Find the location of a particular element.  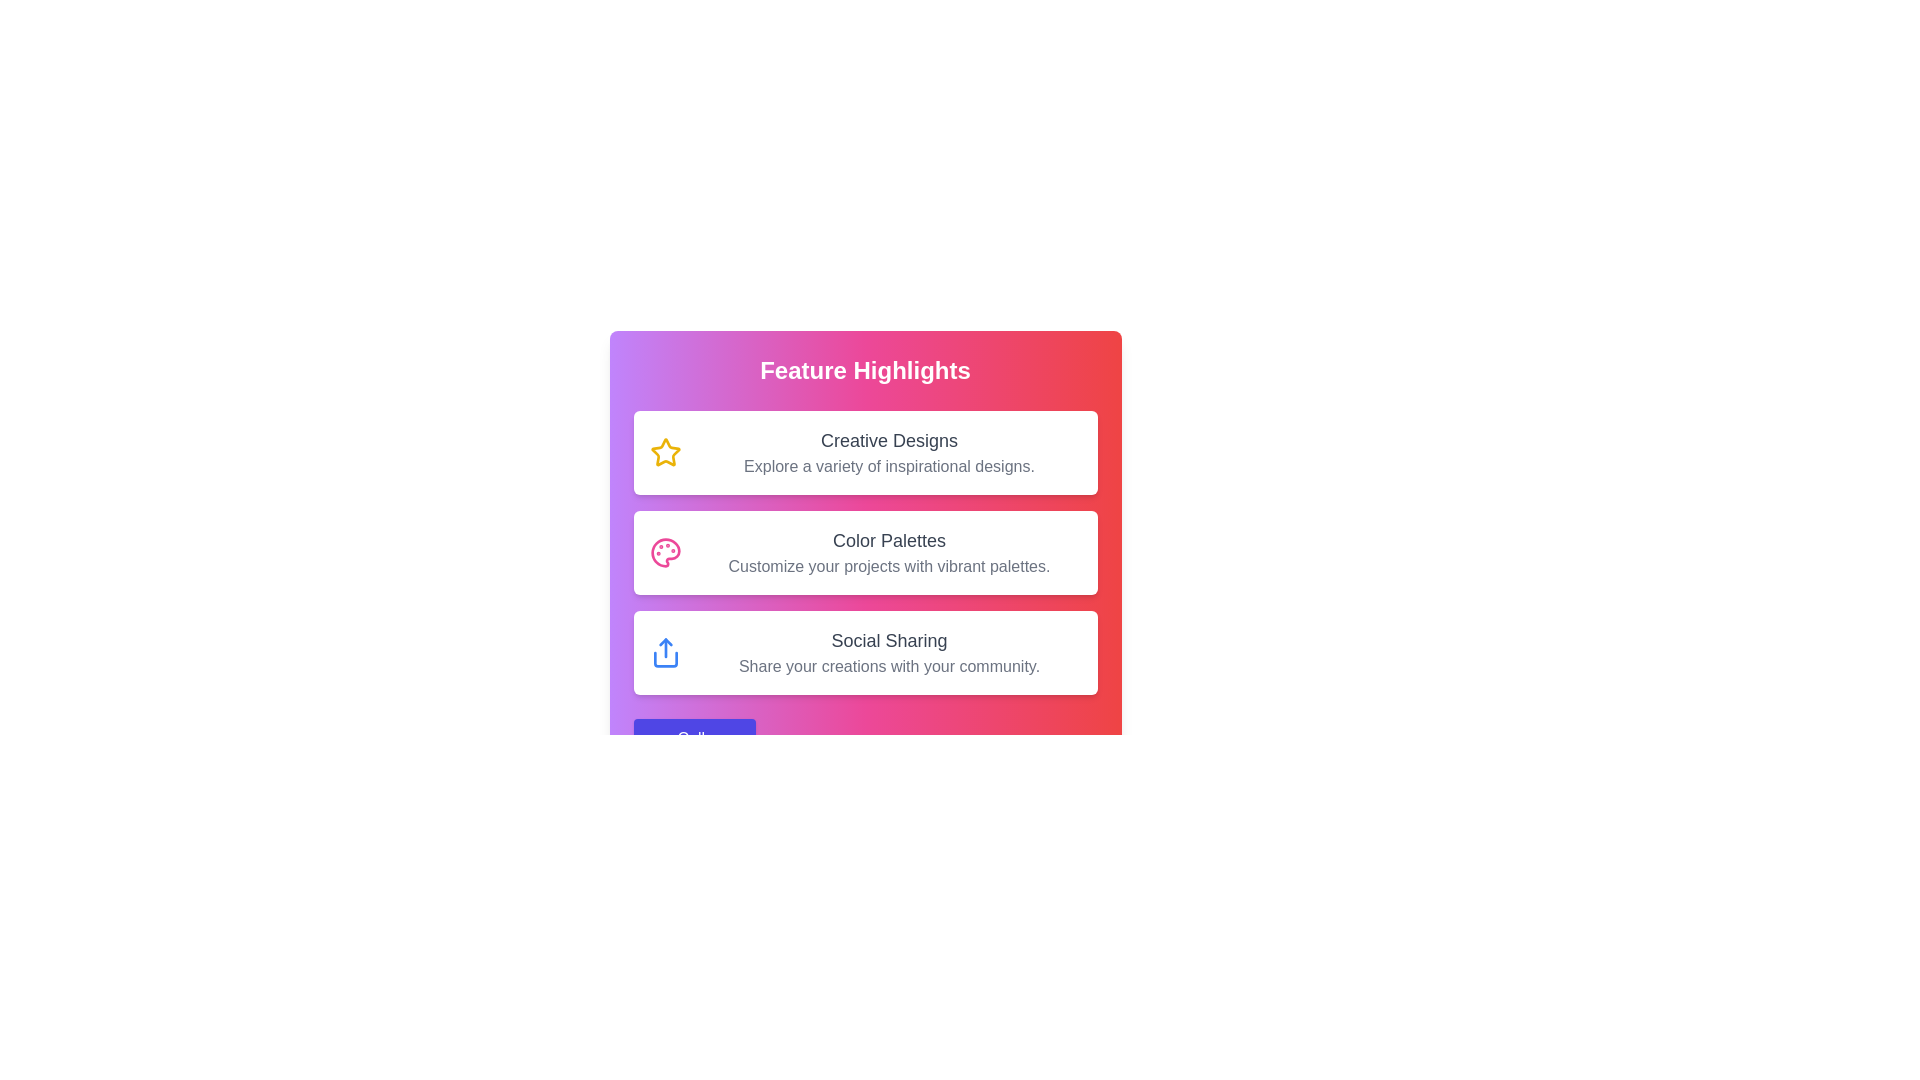

the circular pink icon resembling a painter's palette, which is positioned before the 'Color Palettes' text is located at coordinates (665, 552).